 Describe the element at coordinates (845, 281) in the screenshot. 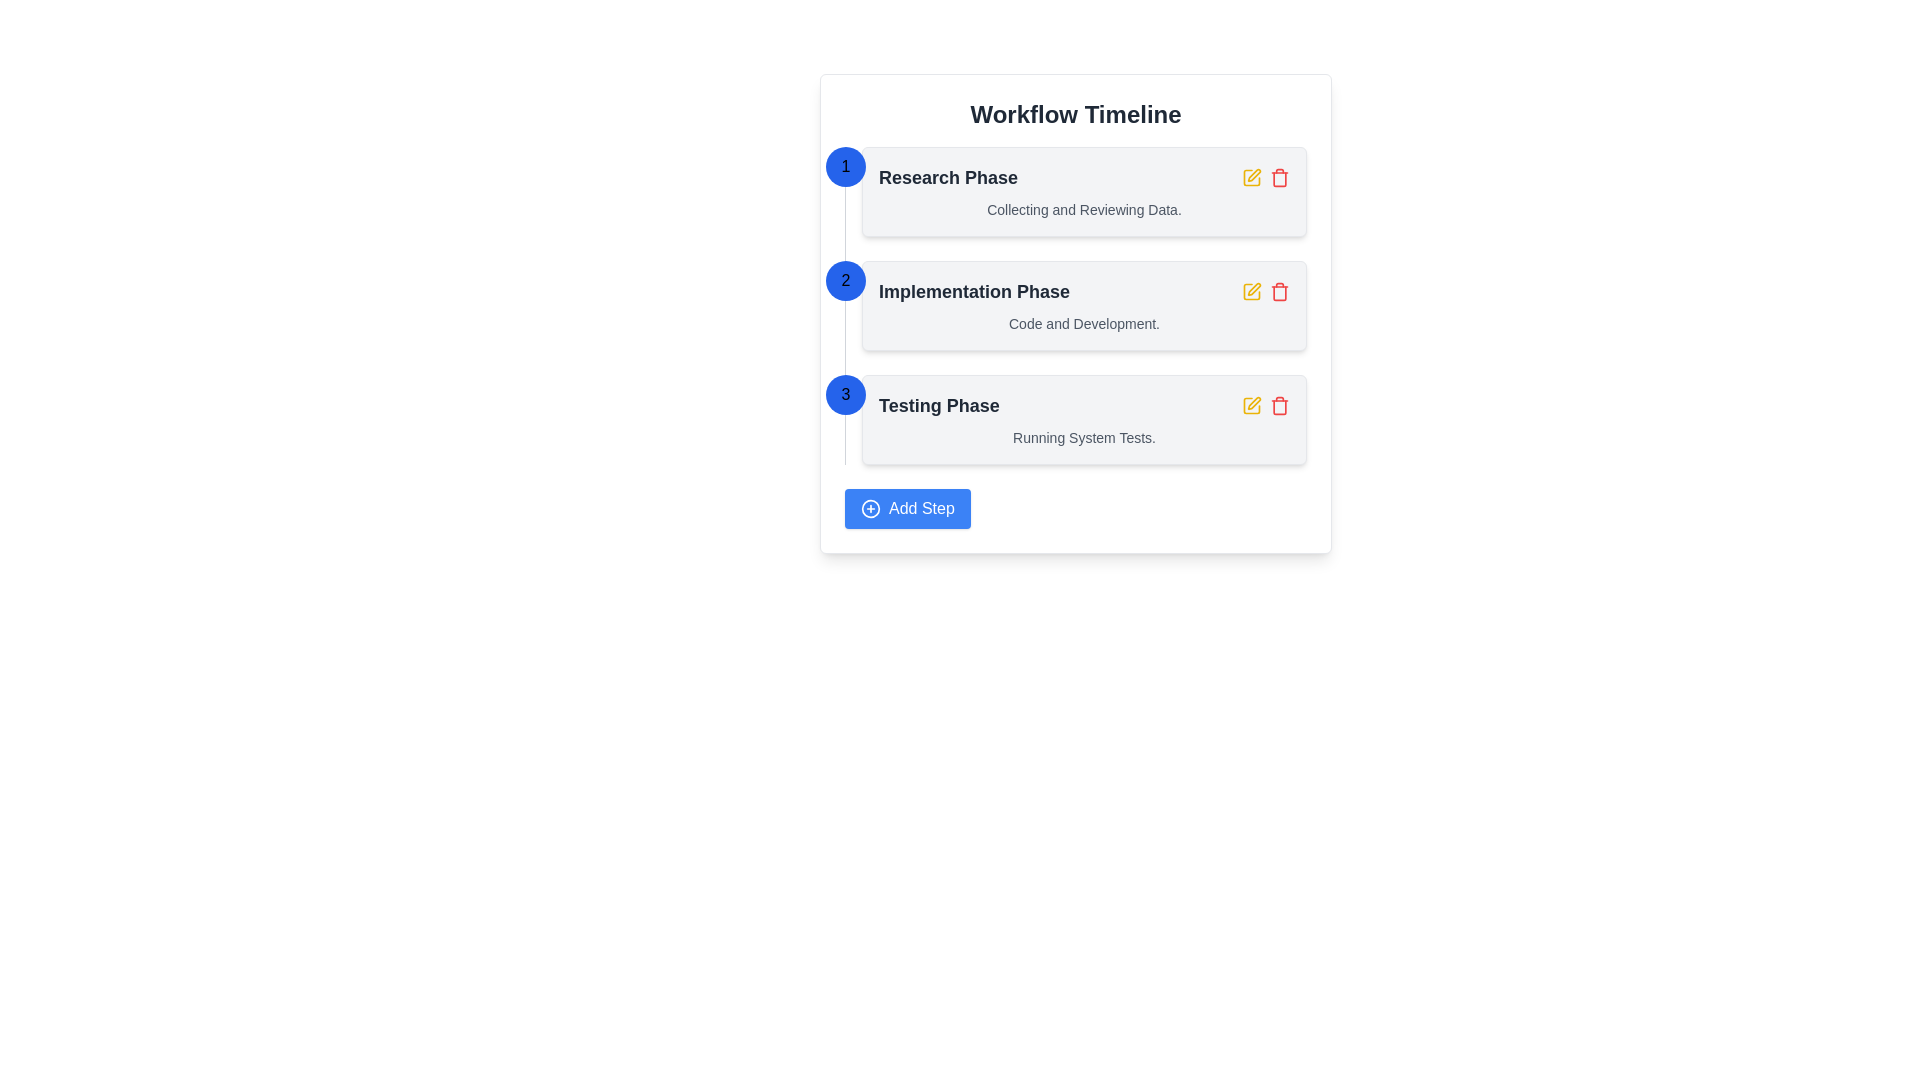

I see `the circular badge with a blue background and white text displaying the number '2', located to the left of the 'Implementation Phase' section header in the workflow timeline` at that location.